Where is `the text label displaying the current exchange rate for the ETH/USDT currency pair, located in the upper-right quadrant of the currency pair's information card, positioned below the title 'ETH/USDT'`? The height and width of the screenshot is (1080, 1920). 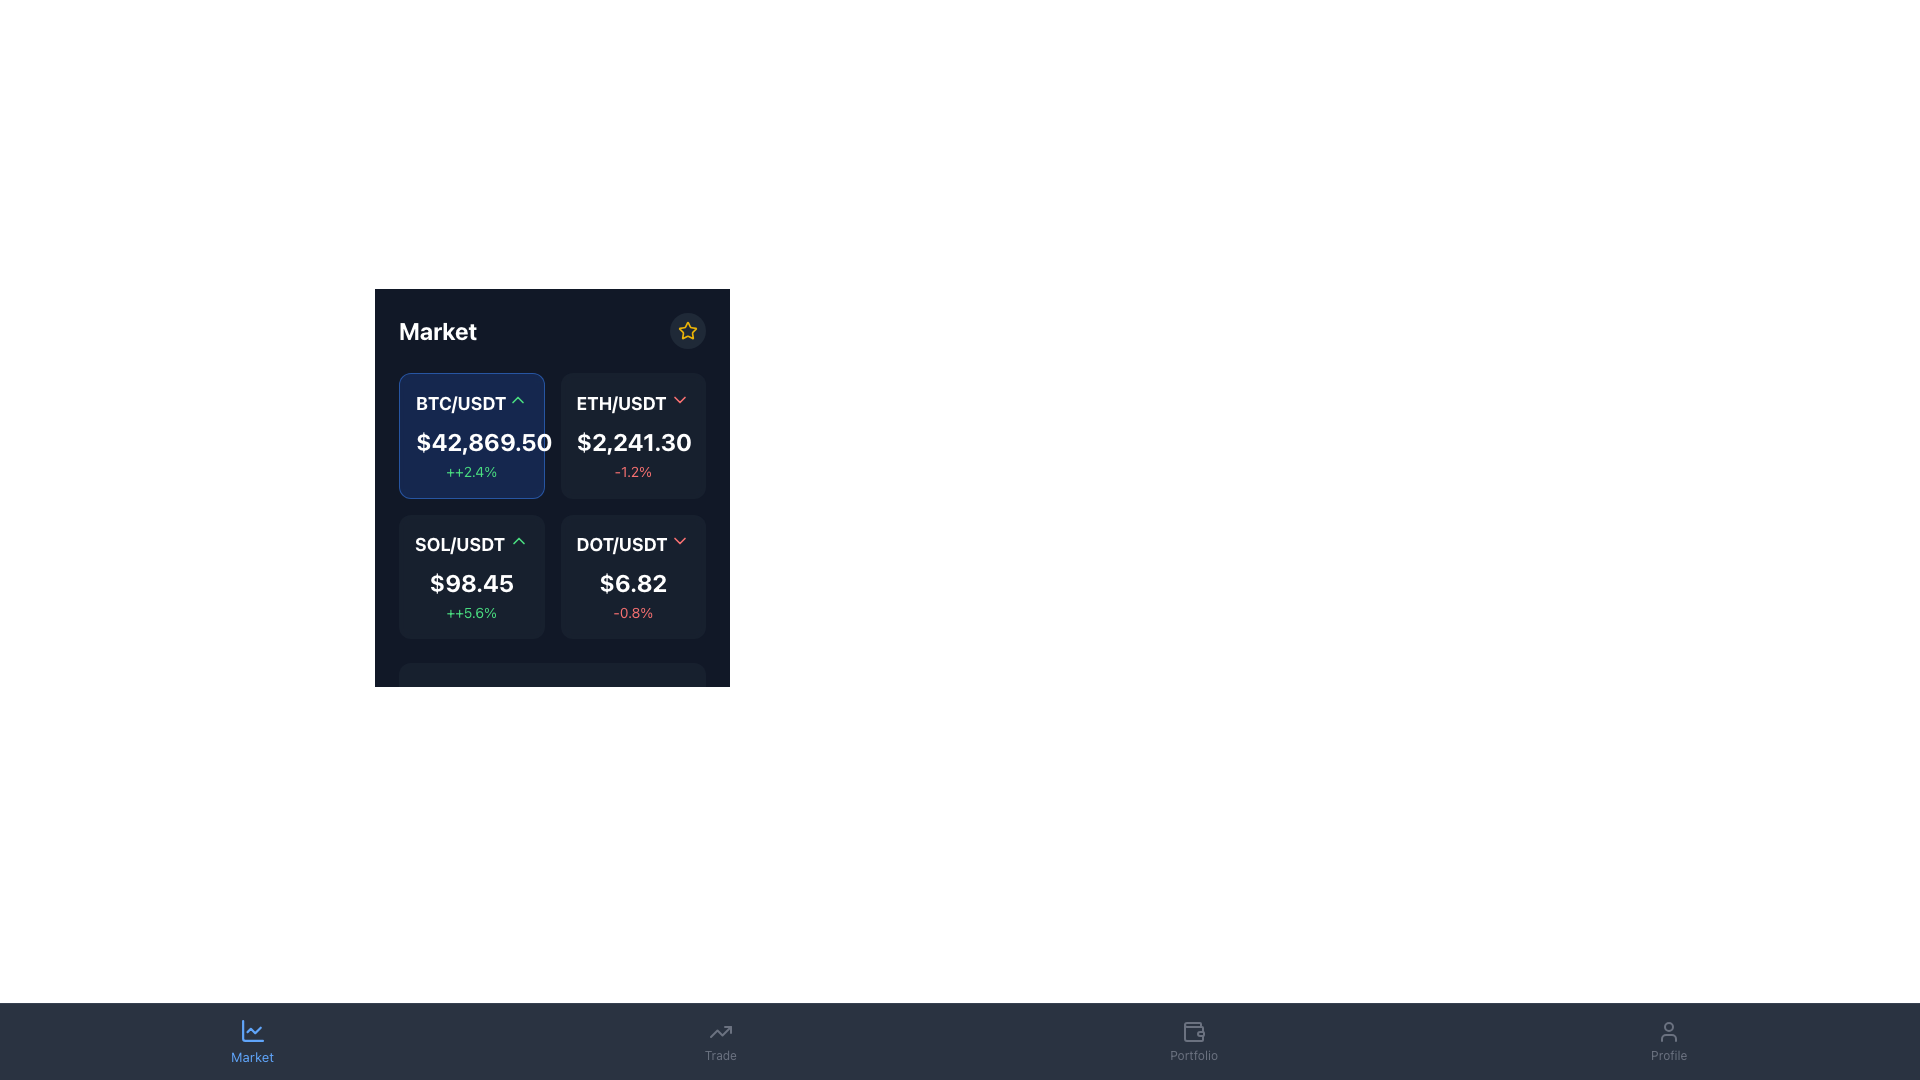
the text label displaying the current exchange rate for the ETH/USDT currency pair, located in the upper-right quadrant of the currency pair's information card, positioned below the title 'ETH/USDT' is located at coordinates (632, 441).